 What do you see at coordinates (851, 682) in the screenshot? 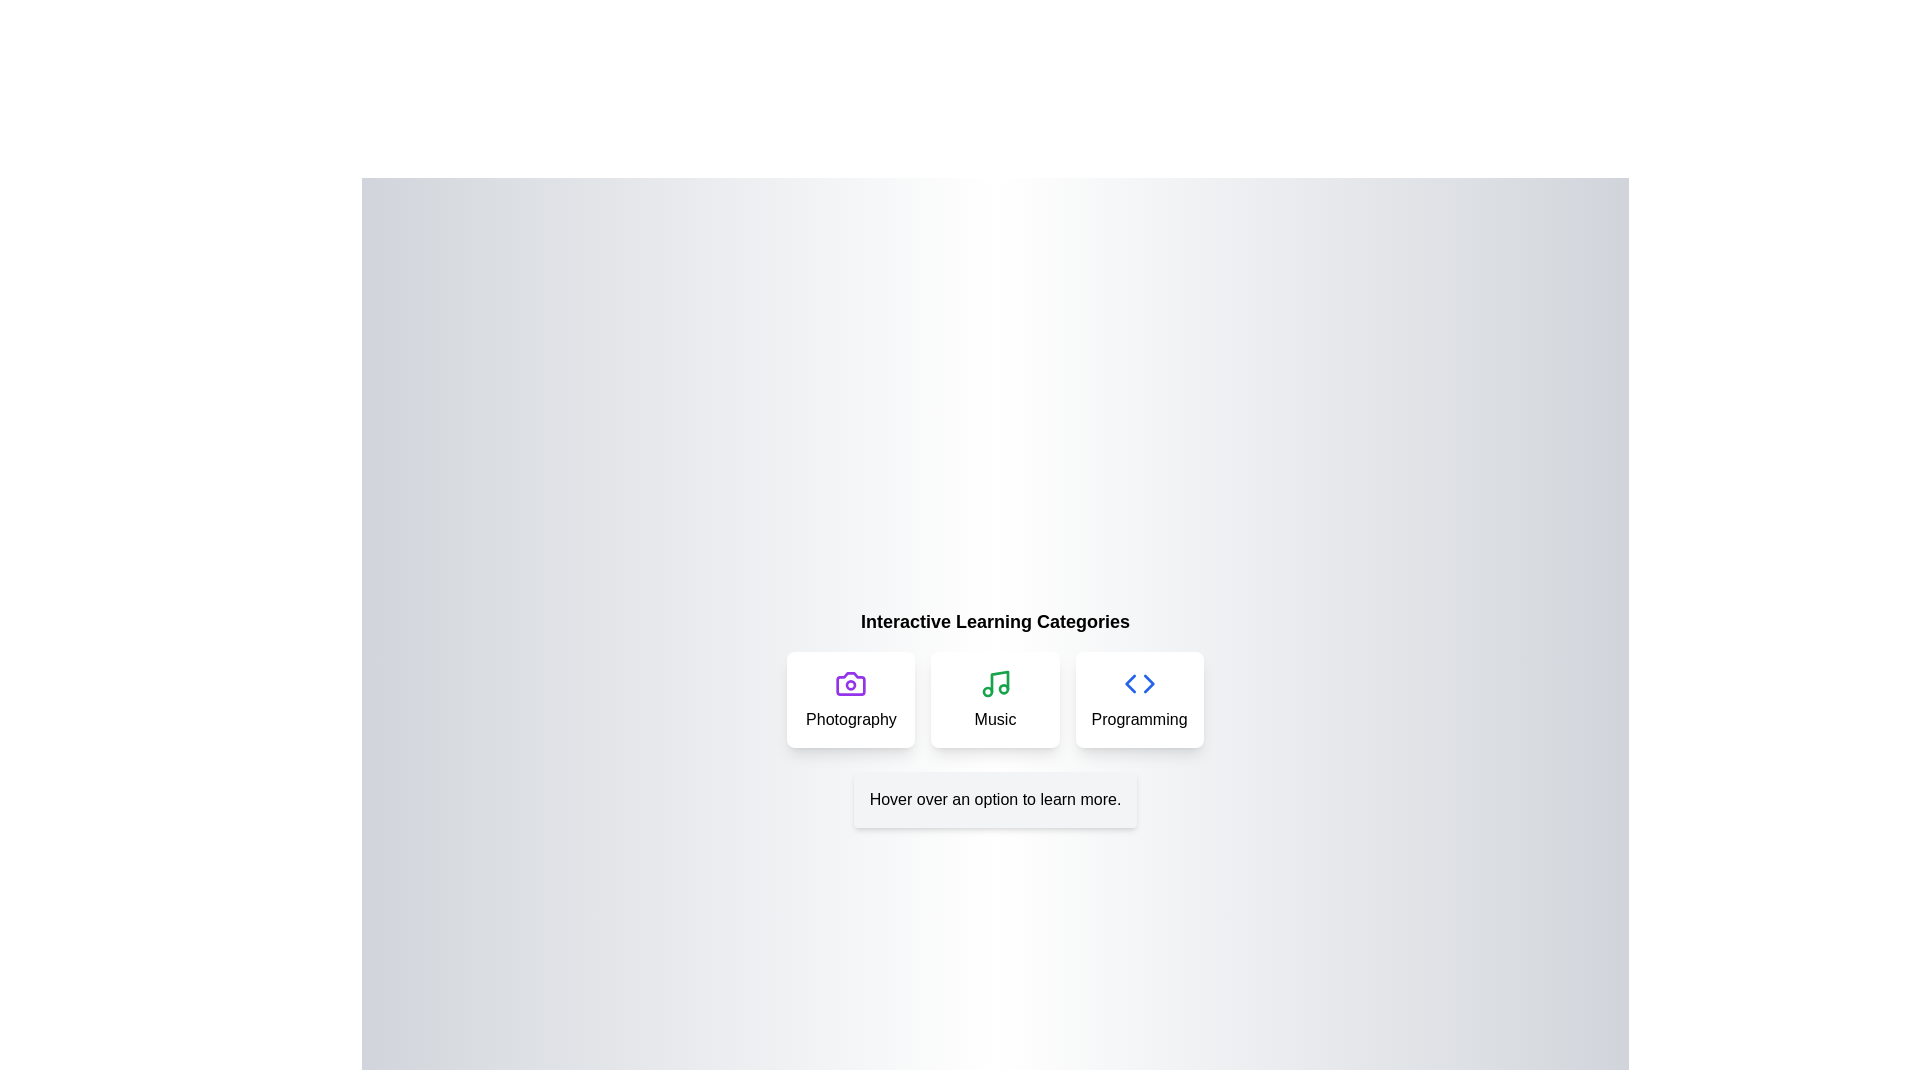
I see `the camera-shaped icon with a purple outline located at the top center of the 'Photography' card` at bounding box center [851, 682].